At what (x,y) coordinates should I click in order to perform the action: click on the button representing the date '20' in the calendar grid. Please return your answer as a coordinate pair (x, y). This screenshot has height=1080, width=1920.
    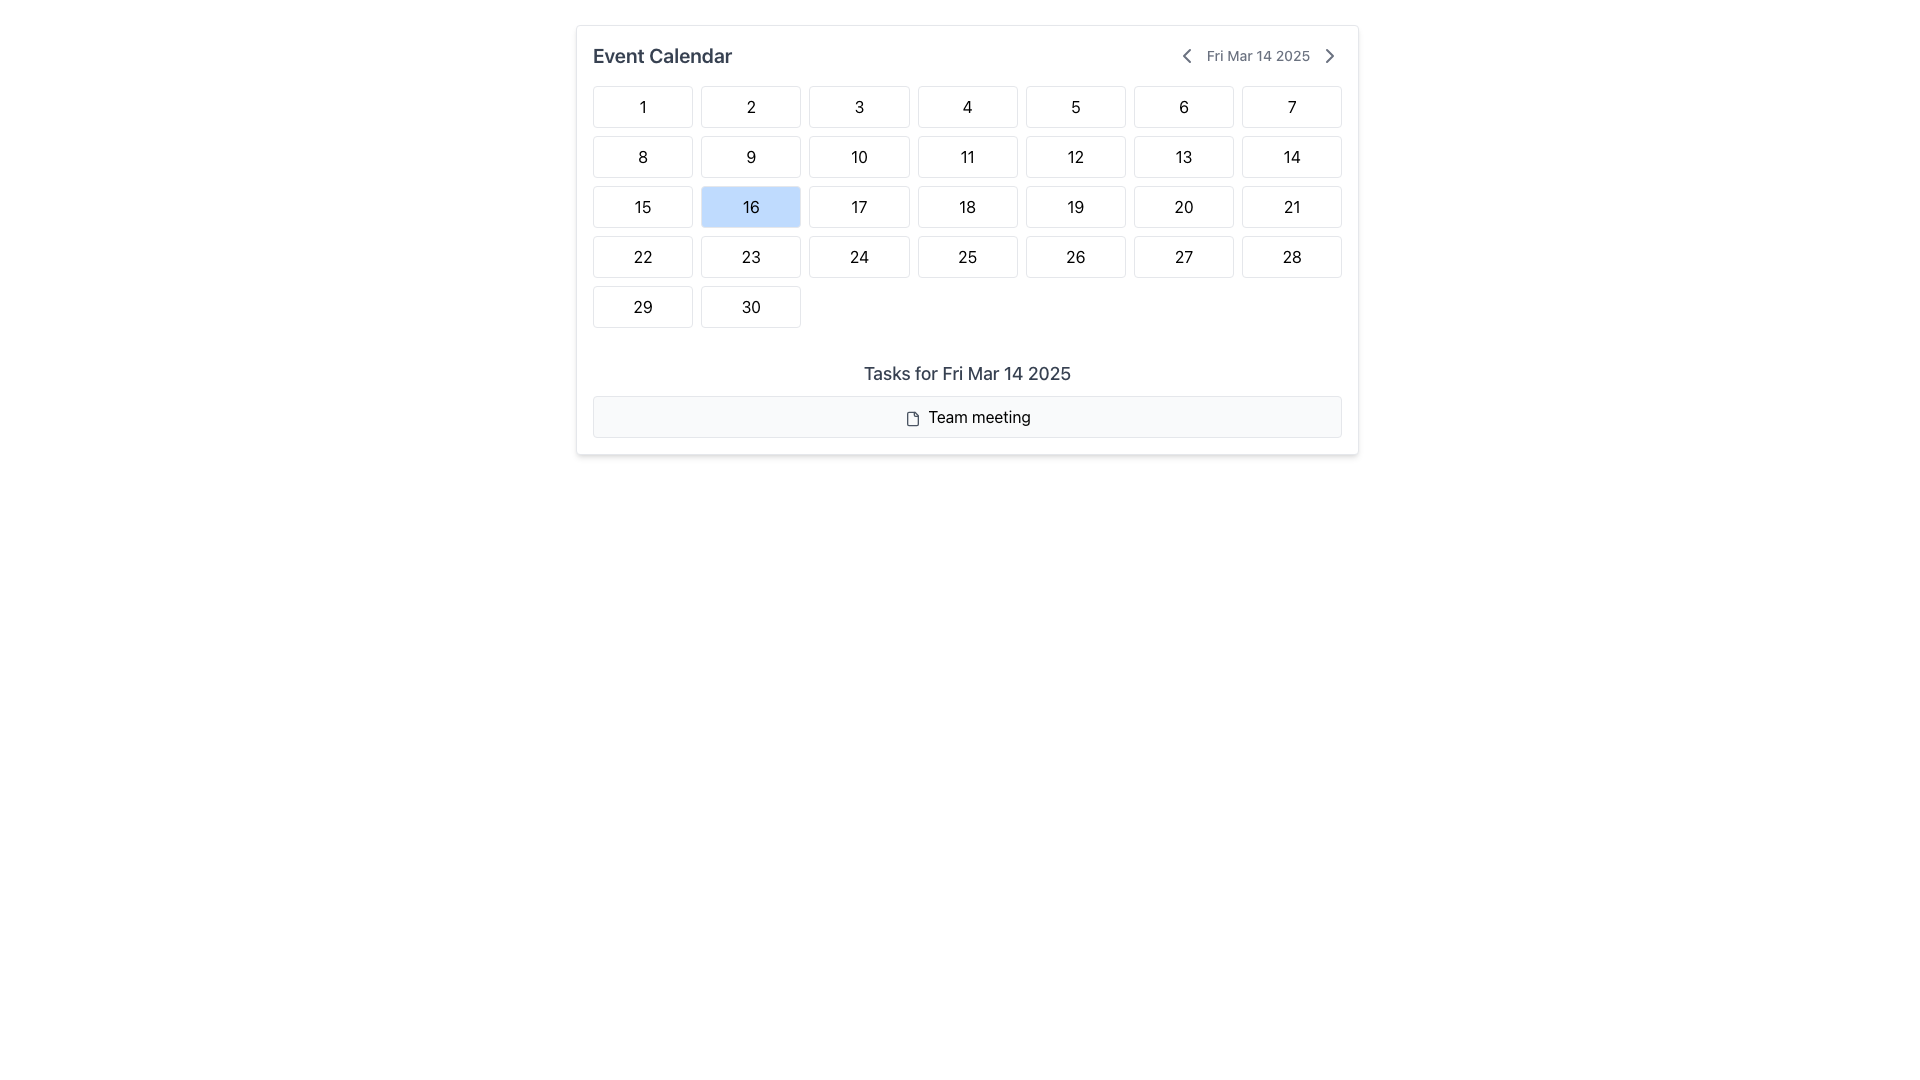
    Looking at the image, I should click on (1184, 207).